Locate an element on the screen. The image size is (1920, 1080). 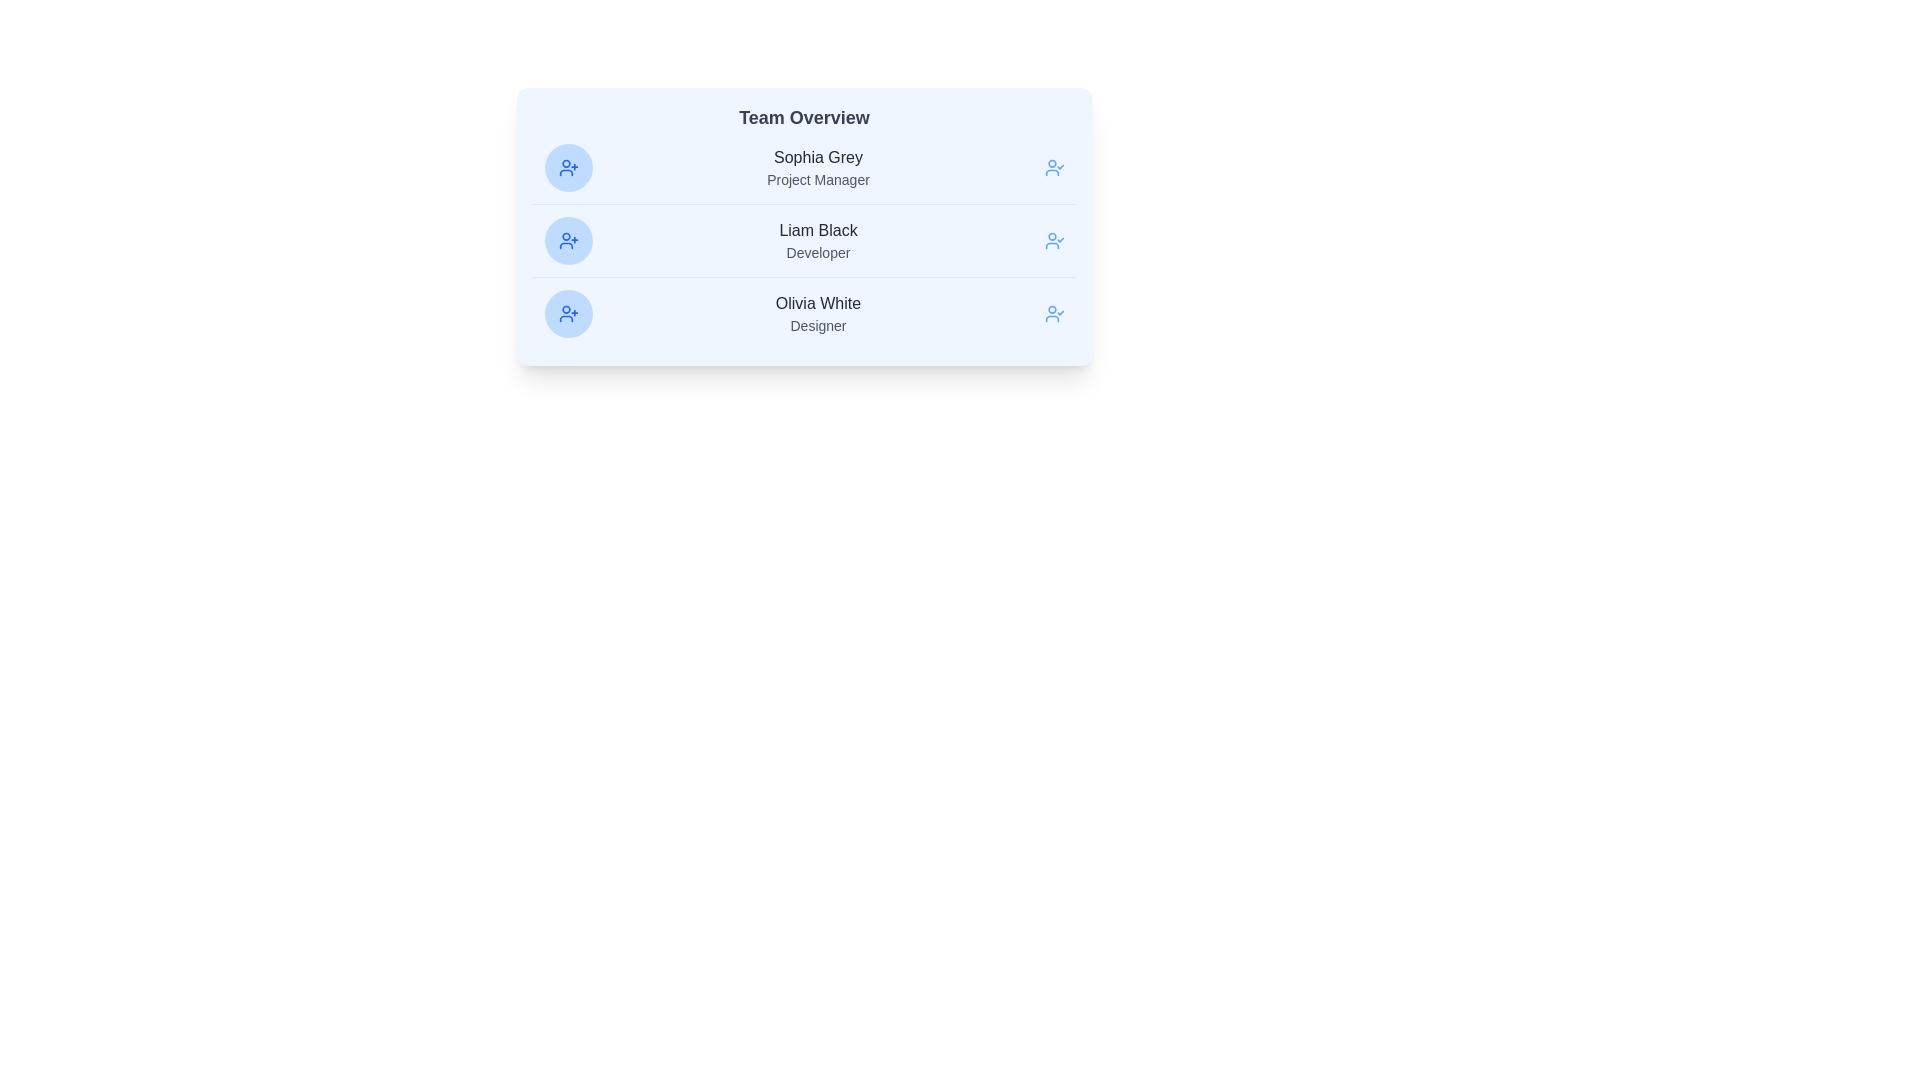
the highlighted name 'Liam Black' in the Team member information card section is located at coordinates (804, 226).